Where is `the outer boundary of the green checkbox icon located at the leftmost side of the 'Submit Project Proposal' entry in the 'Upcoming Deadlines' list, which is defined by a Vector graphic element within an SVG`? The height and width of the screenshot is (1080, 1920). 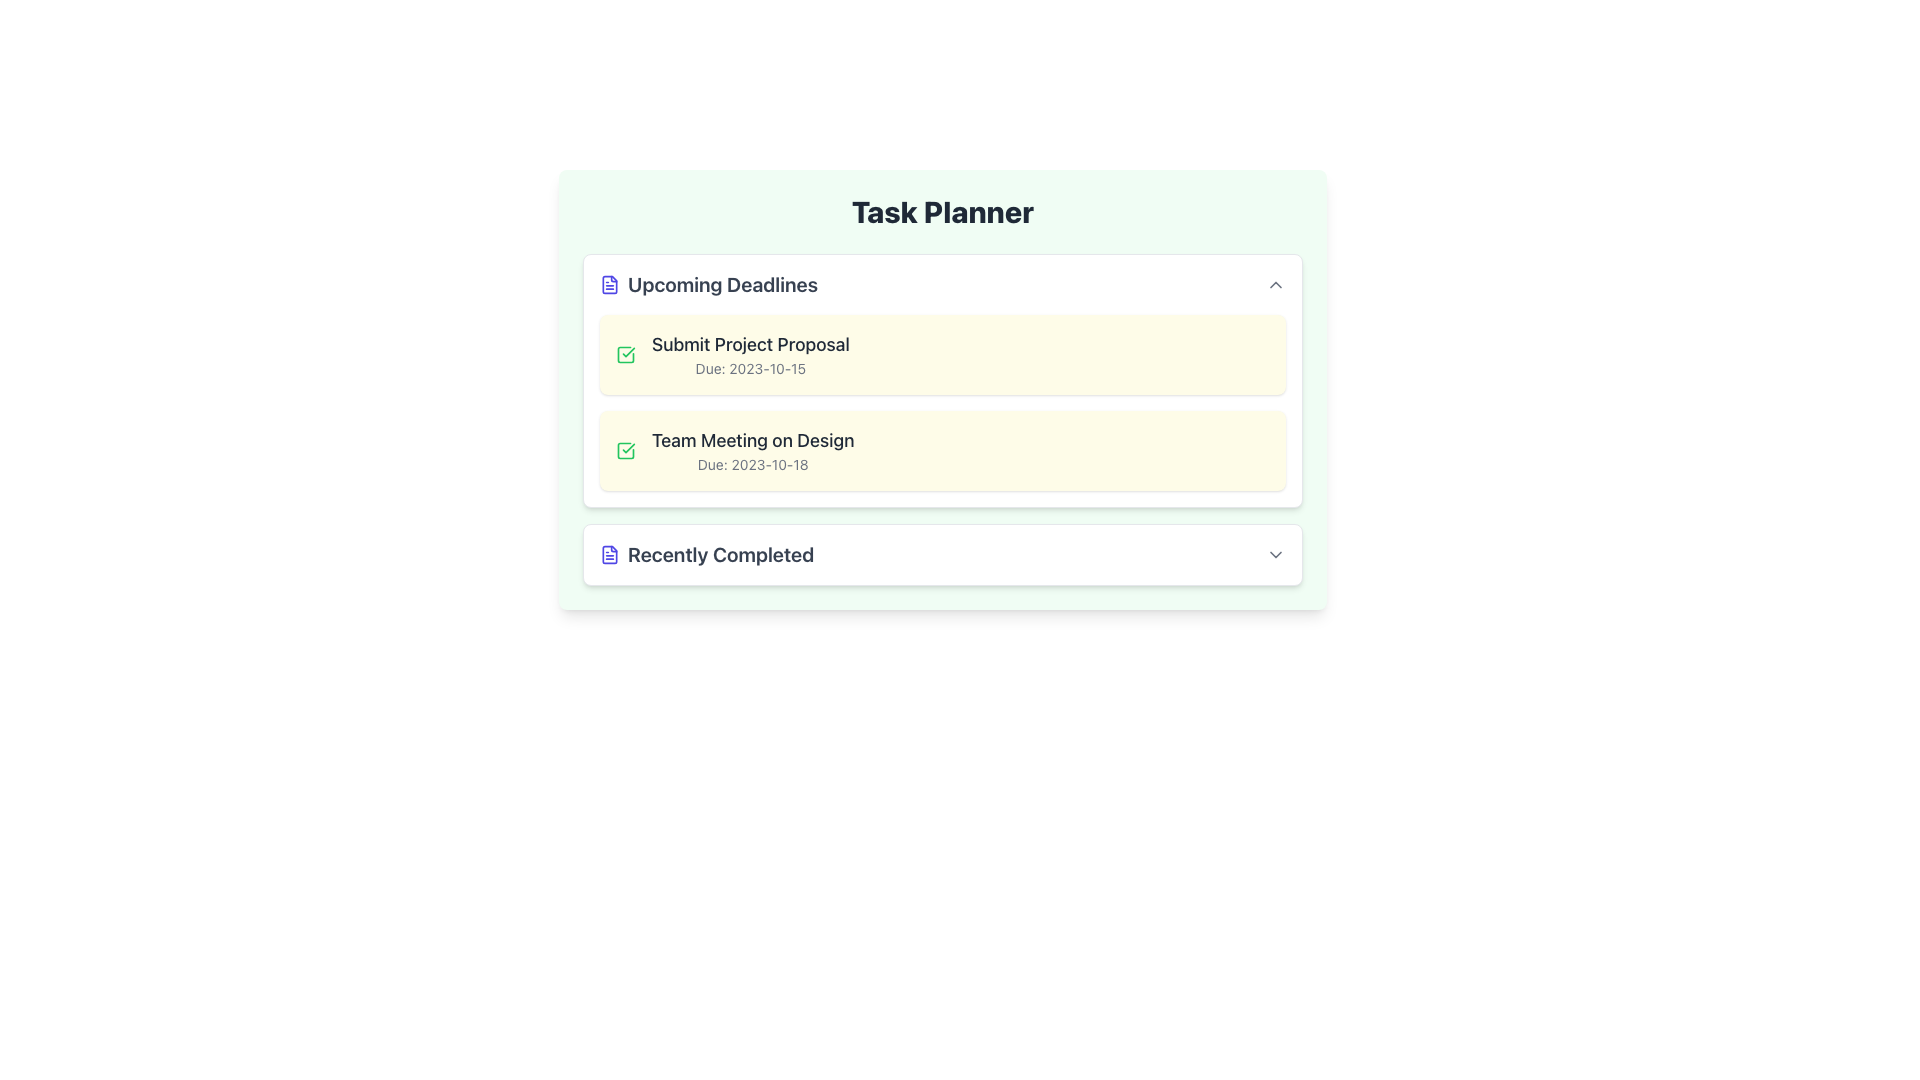 the outer boundary of the green checkbox icon located at the leftmost side of the 'Submit Project Proposal' entry in the 'Upcoming Deadlines' list, which is defined by a Vector graphic element within an SVG is located at coordinates (624, 451).